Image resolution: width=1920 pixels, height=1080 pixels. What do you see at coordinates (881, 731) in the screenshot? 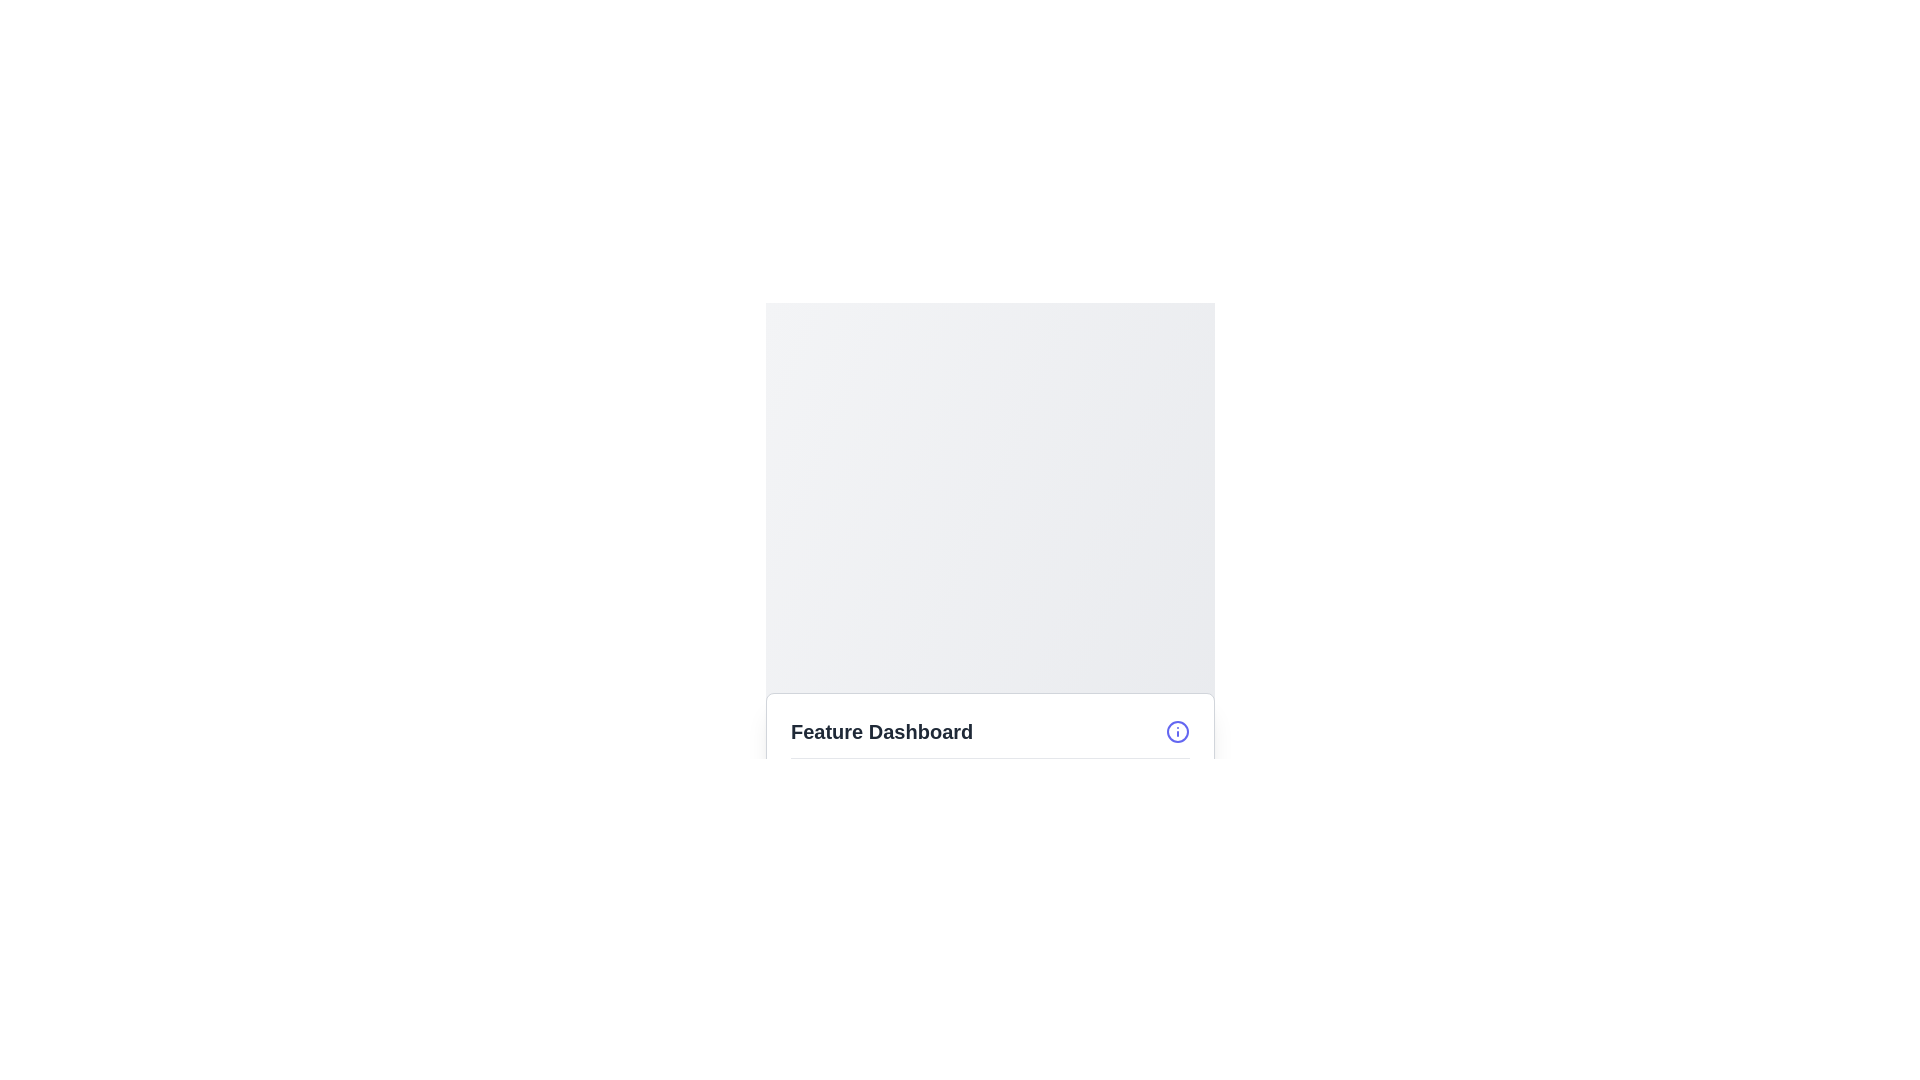
I see `the 'Feature Dashboard' text label, which is styled in a bold, extra-large font and is positioned in the header section of the interface` at bounding box center [881, 731].